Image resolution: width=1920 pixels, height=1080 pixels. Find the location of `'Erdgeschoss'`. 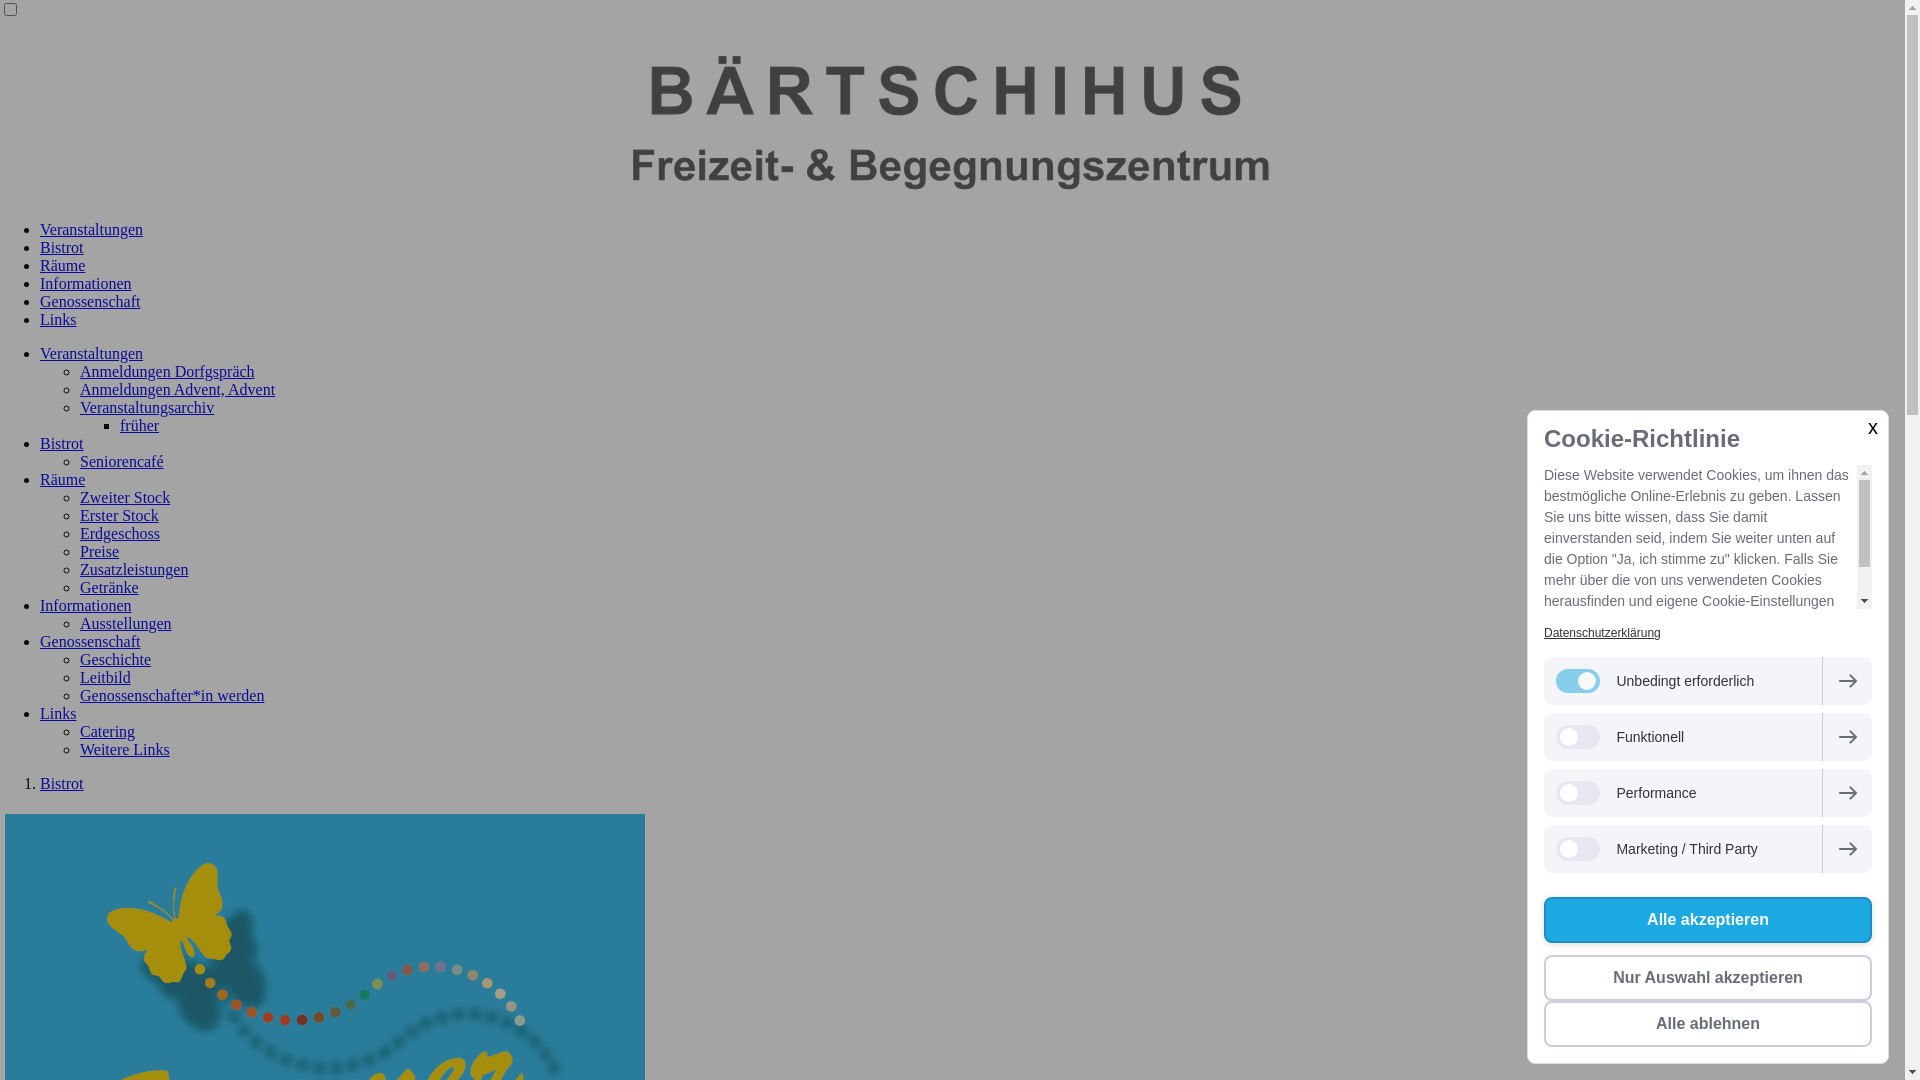

'Erdgeschoss' is located at coordinates (119, 532).